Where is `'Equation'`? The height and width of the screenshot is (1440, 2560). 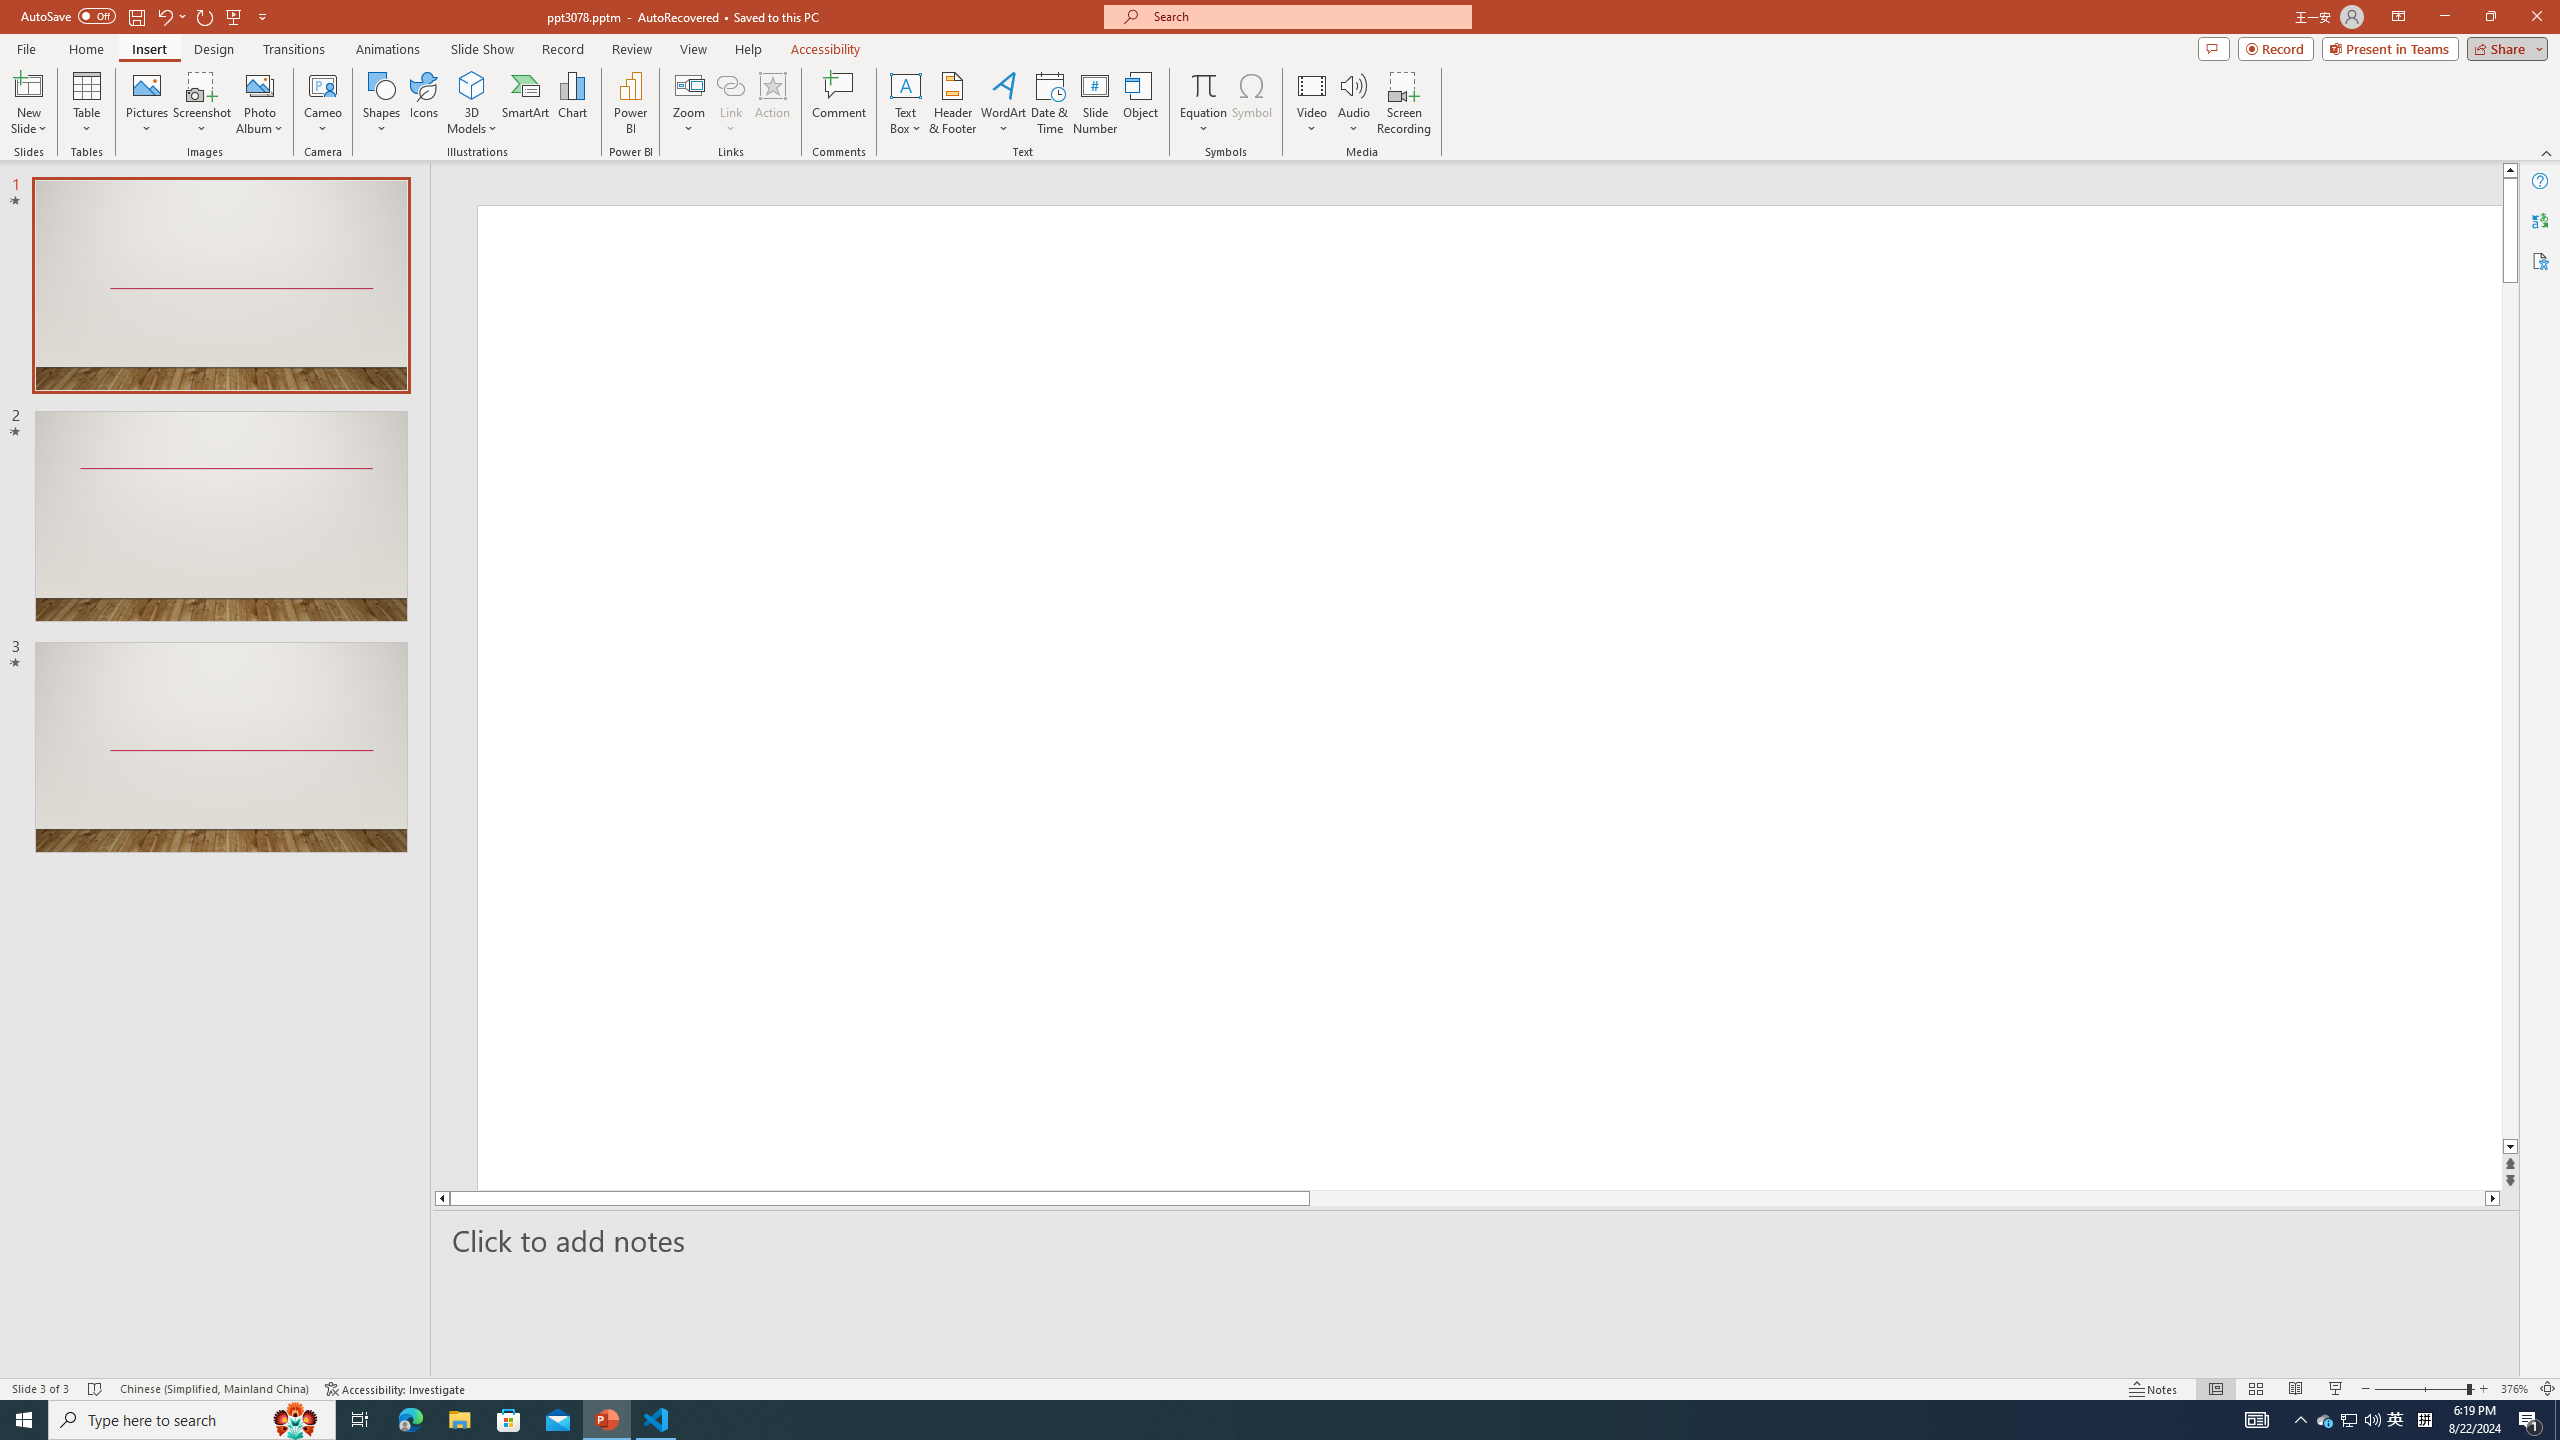
'Equation' is located at coordinates (1202, 103).